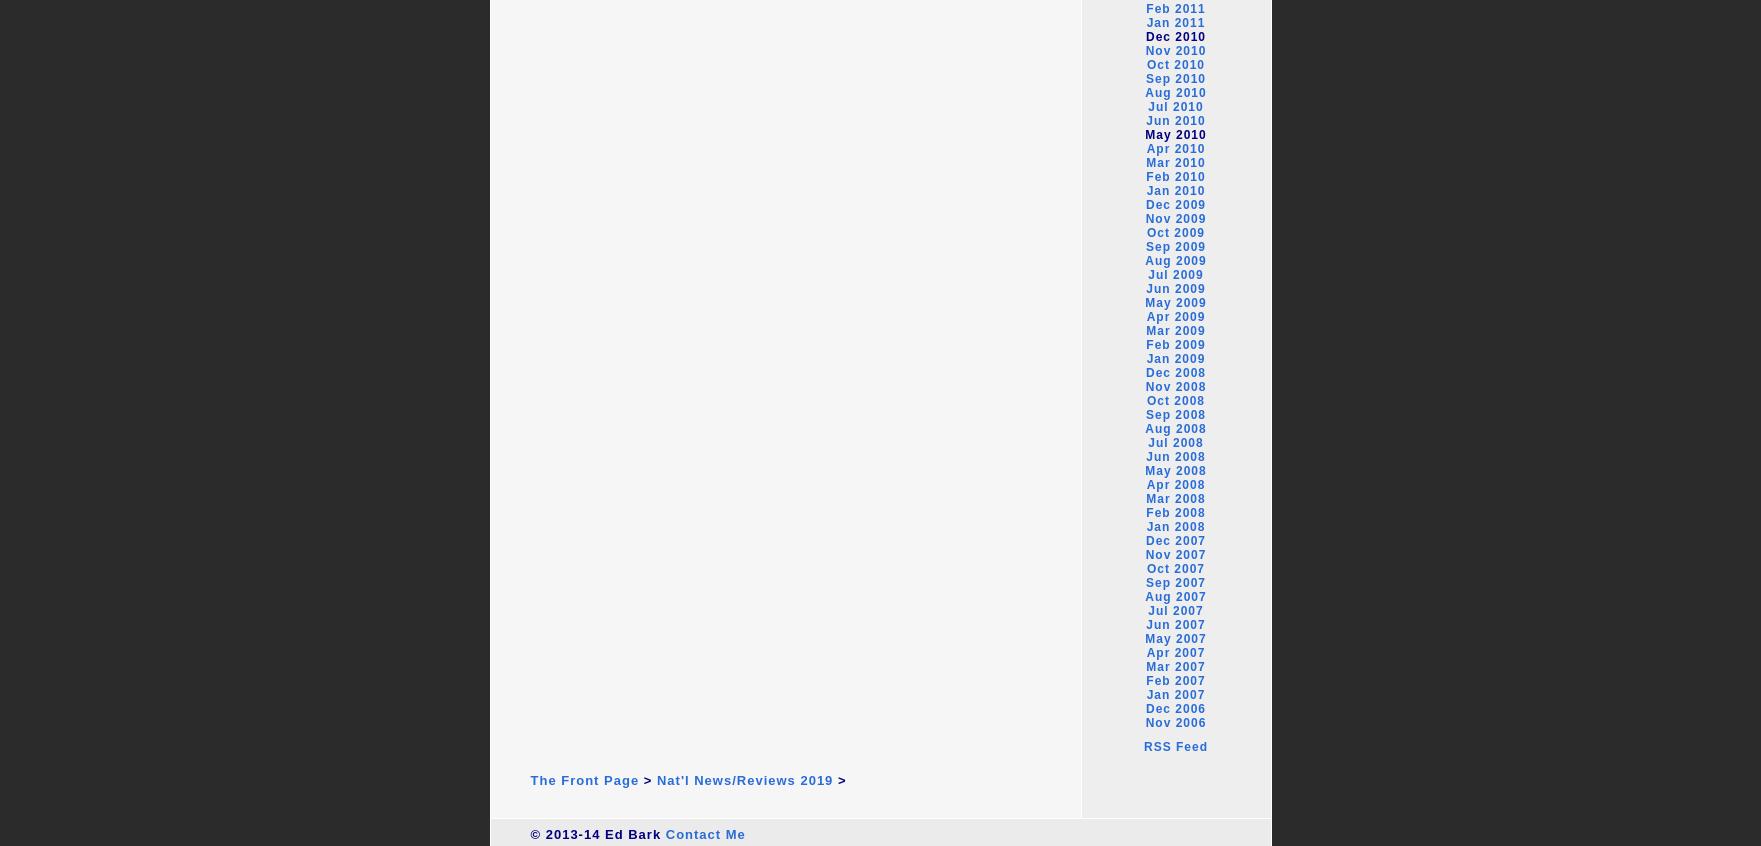 This screenshot has width=1761, height=846. What do you see at coordinates (1175, 484) in the screenshot?
I see `'Apr 2008'` at bounding box center [1175, 484].